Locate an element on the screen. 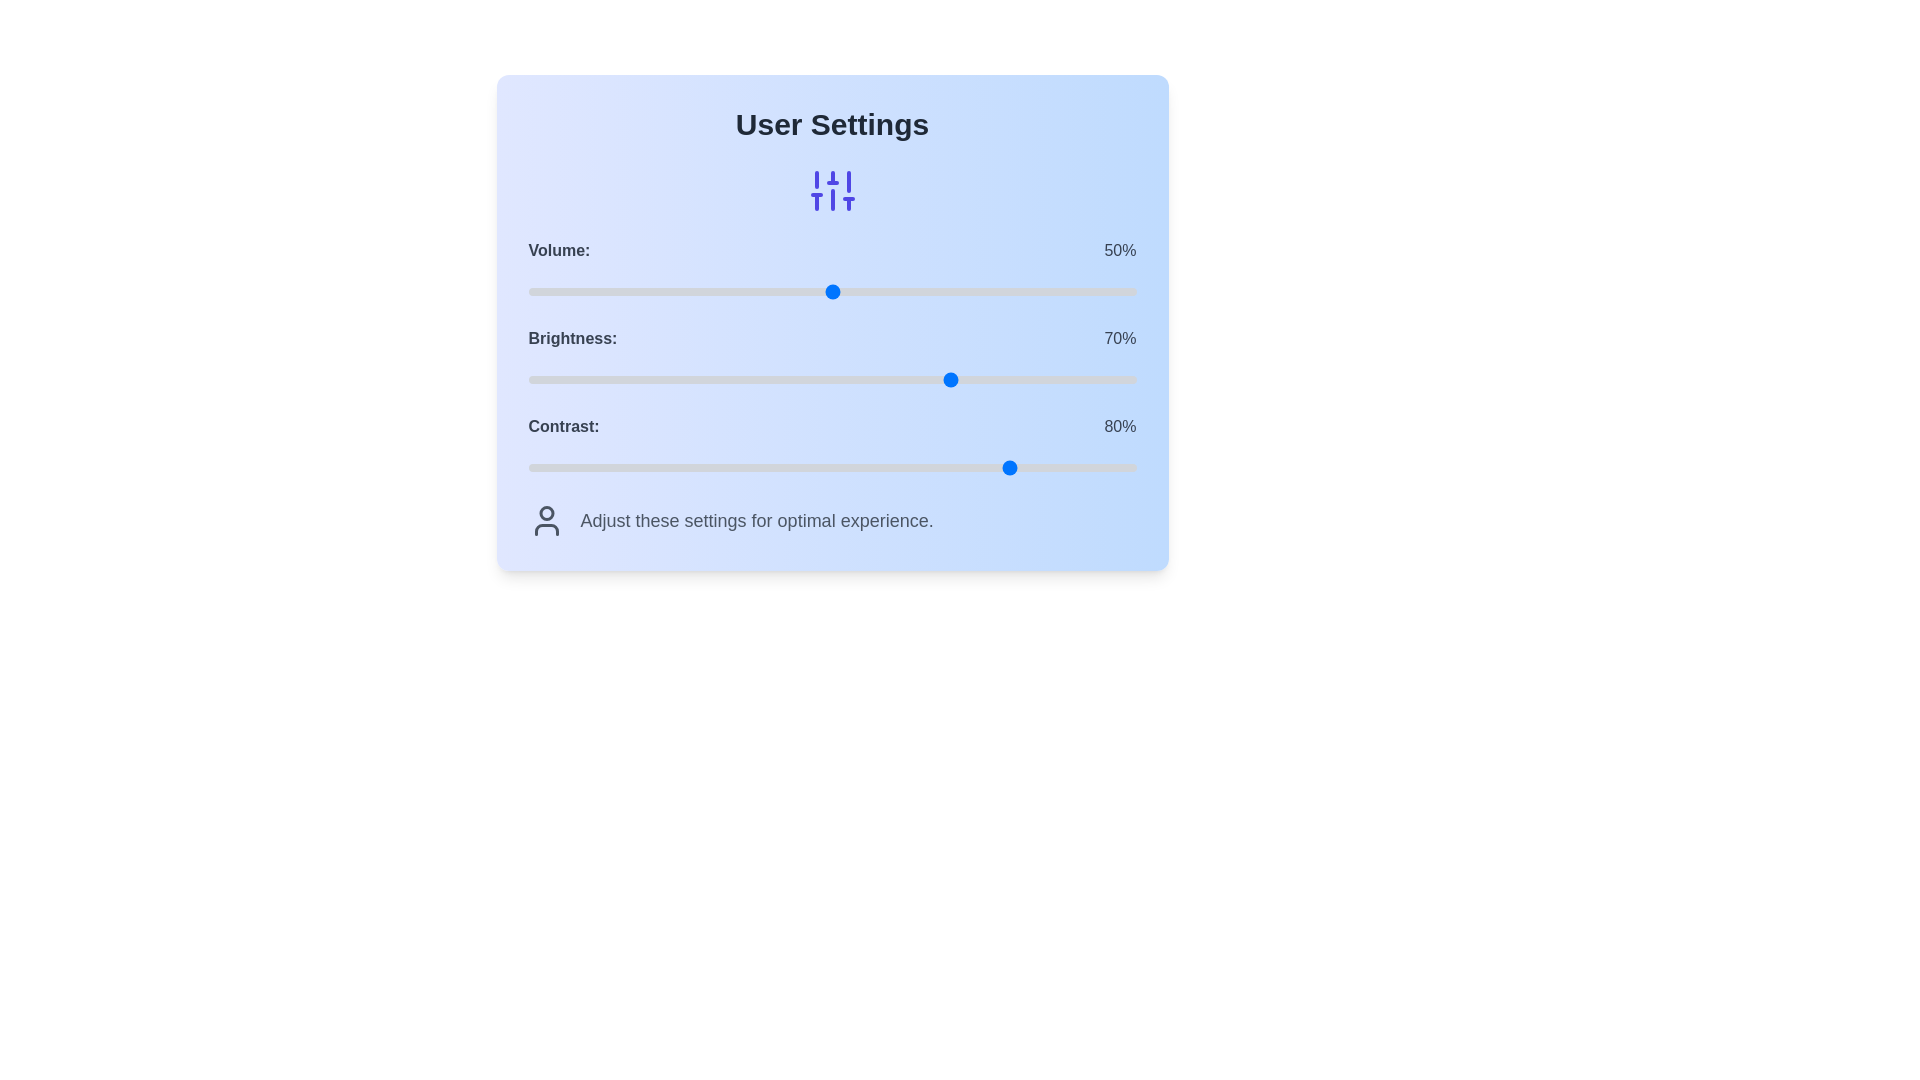 The height and width of the screenshot is (1080, 1920). brightness is located at coordinates (795, 380).